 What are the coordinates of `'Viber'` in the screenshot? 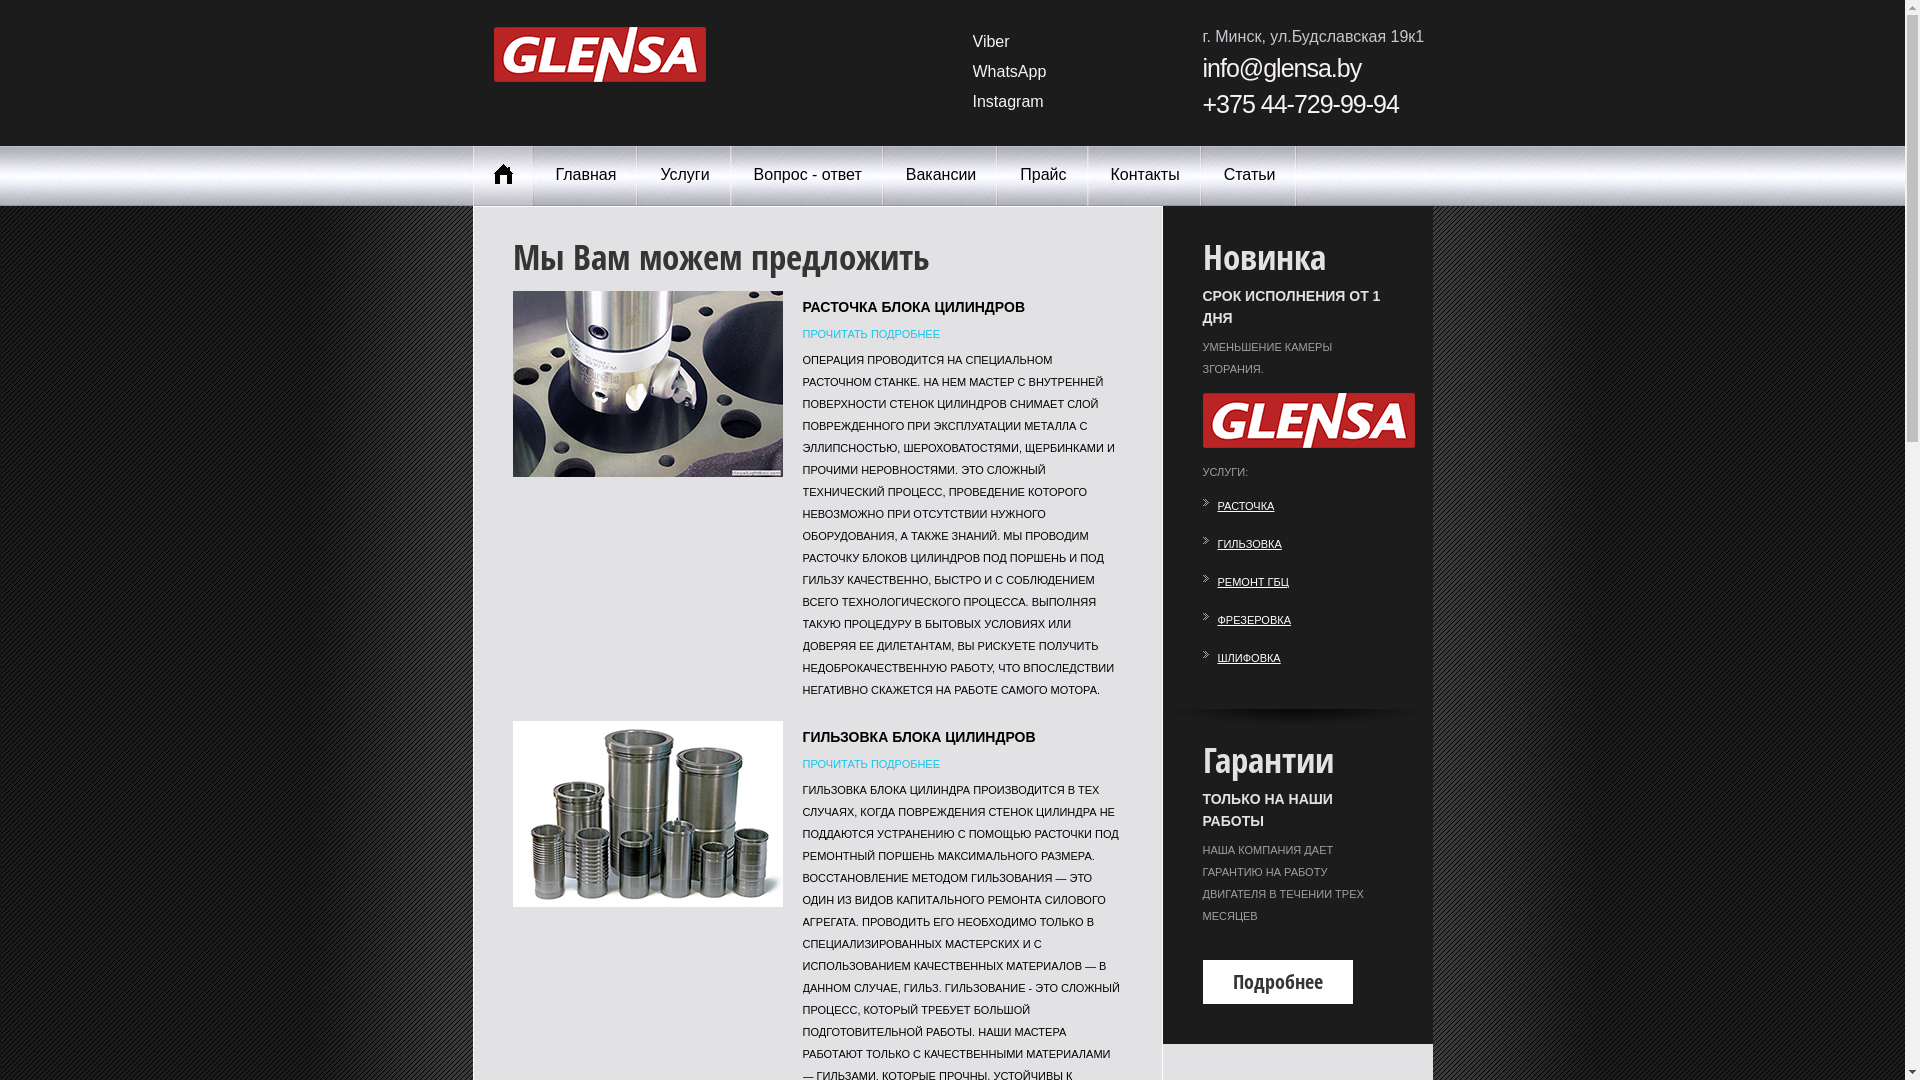 It's located at (990, 41).